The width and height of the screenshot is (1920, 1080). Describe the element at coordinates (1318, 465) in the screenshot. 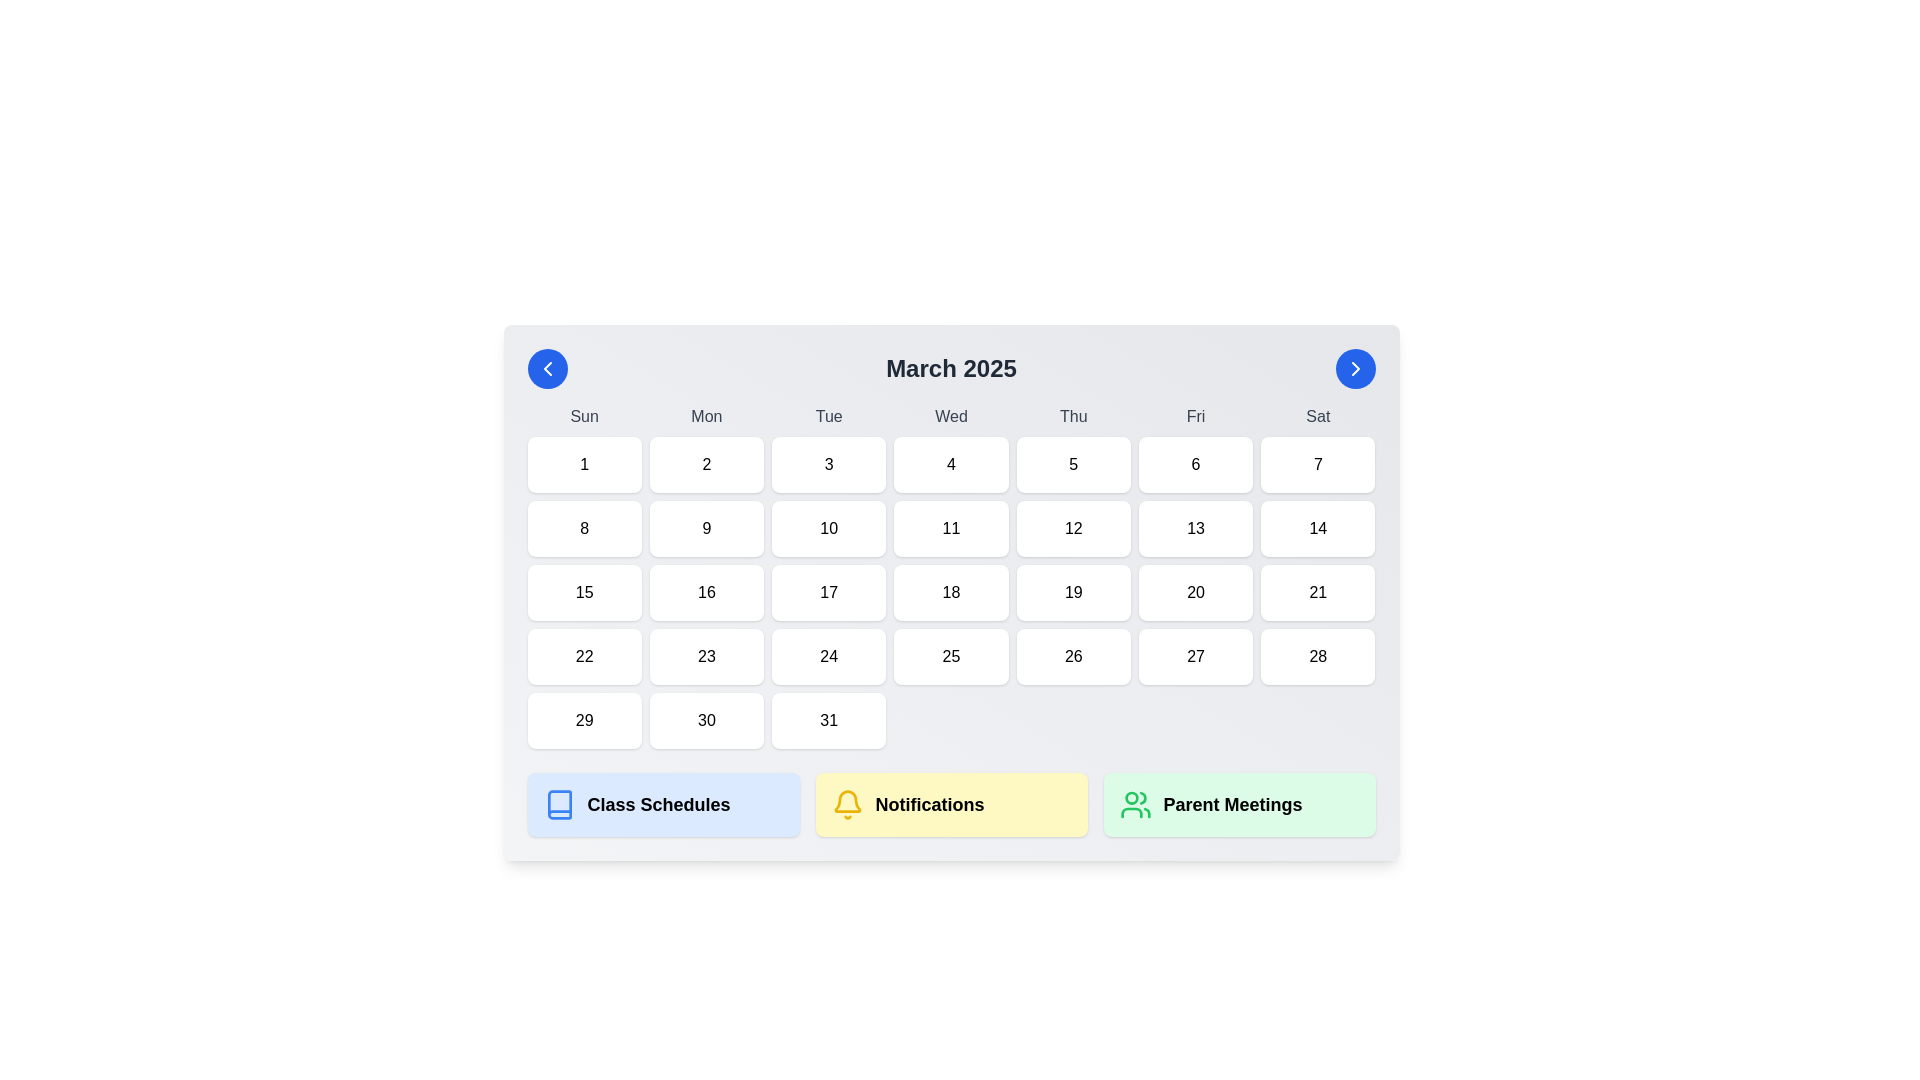

I see `the calendar date cell displaying the number '7', which is located in the first row and seventh column of the calendar grid` at that location.